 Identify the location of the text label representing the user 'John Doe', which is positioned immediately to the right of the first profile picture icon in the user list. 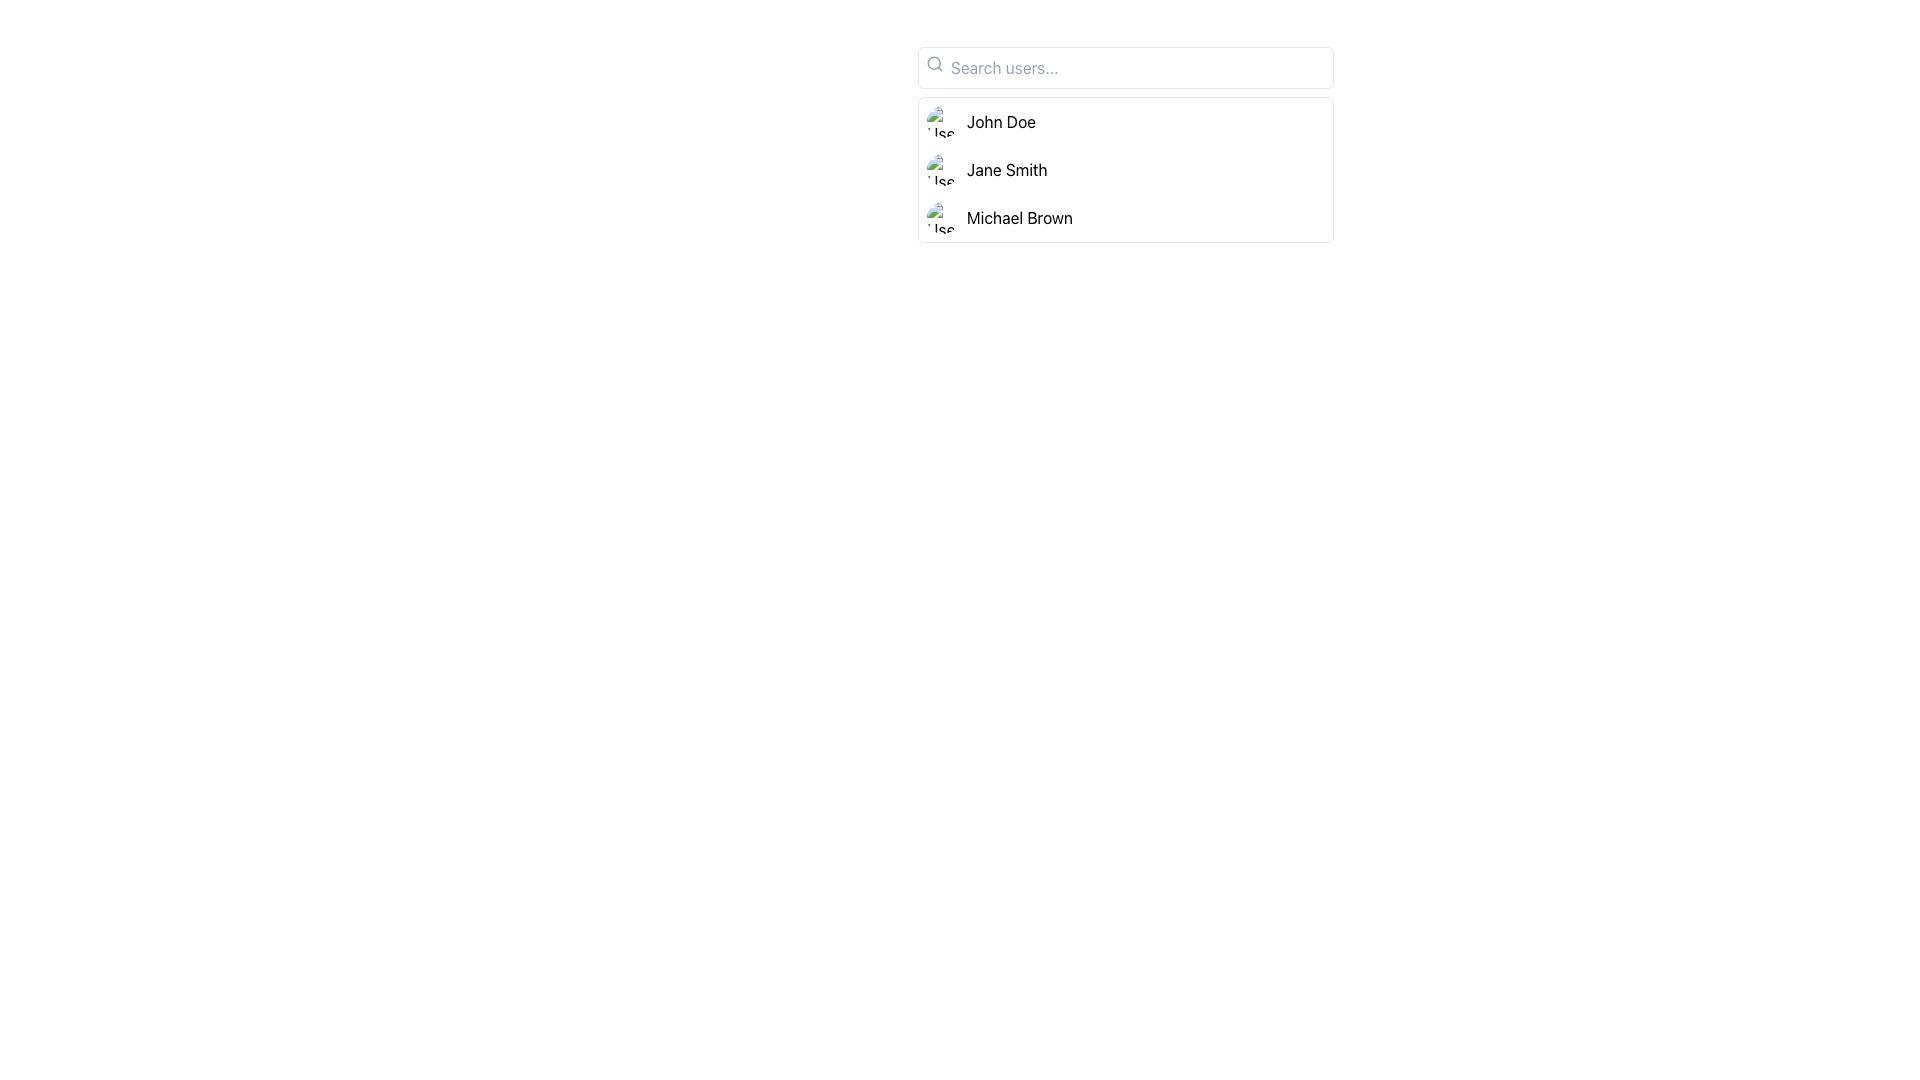
(1001, 122).